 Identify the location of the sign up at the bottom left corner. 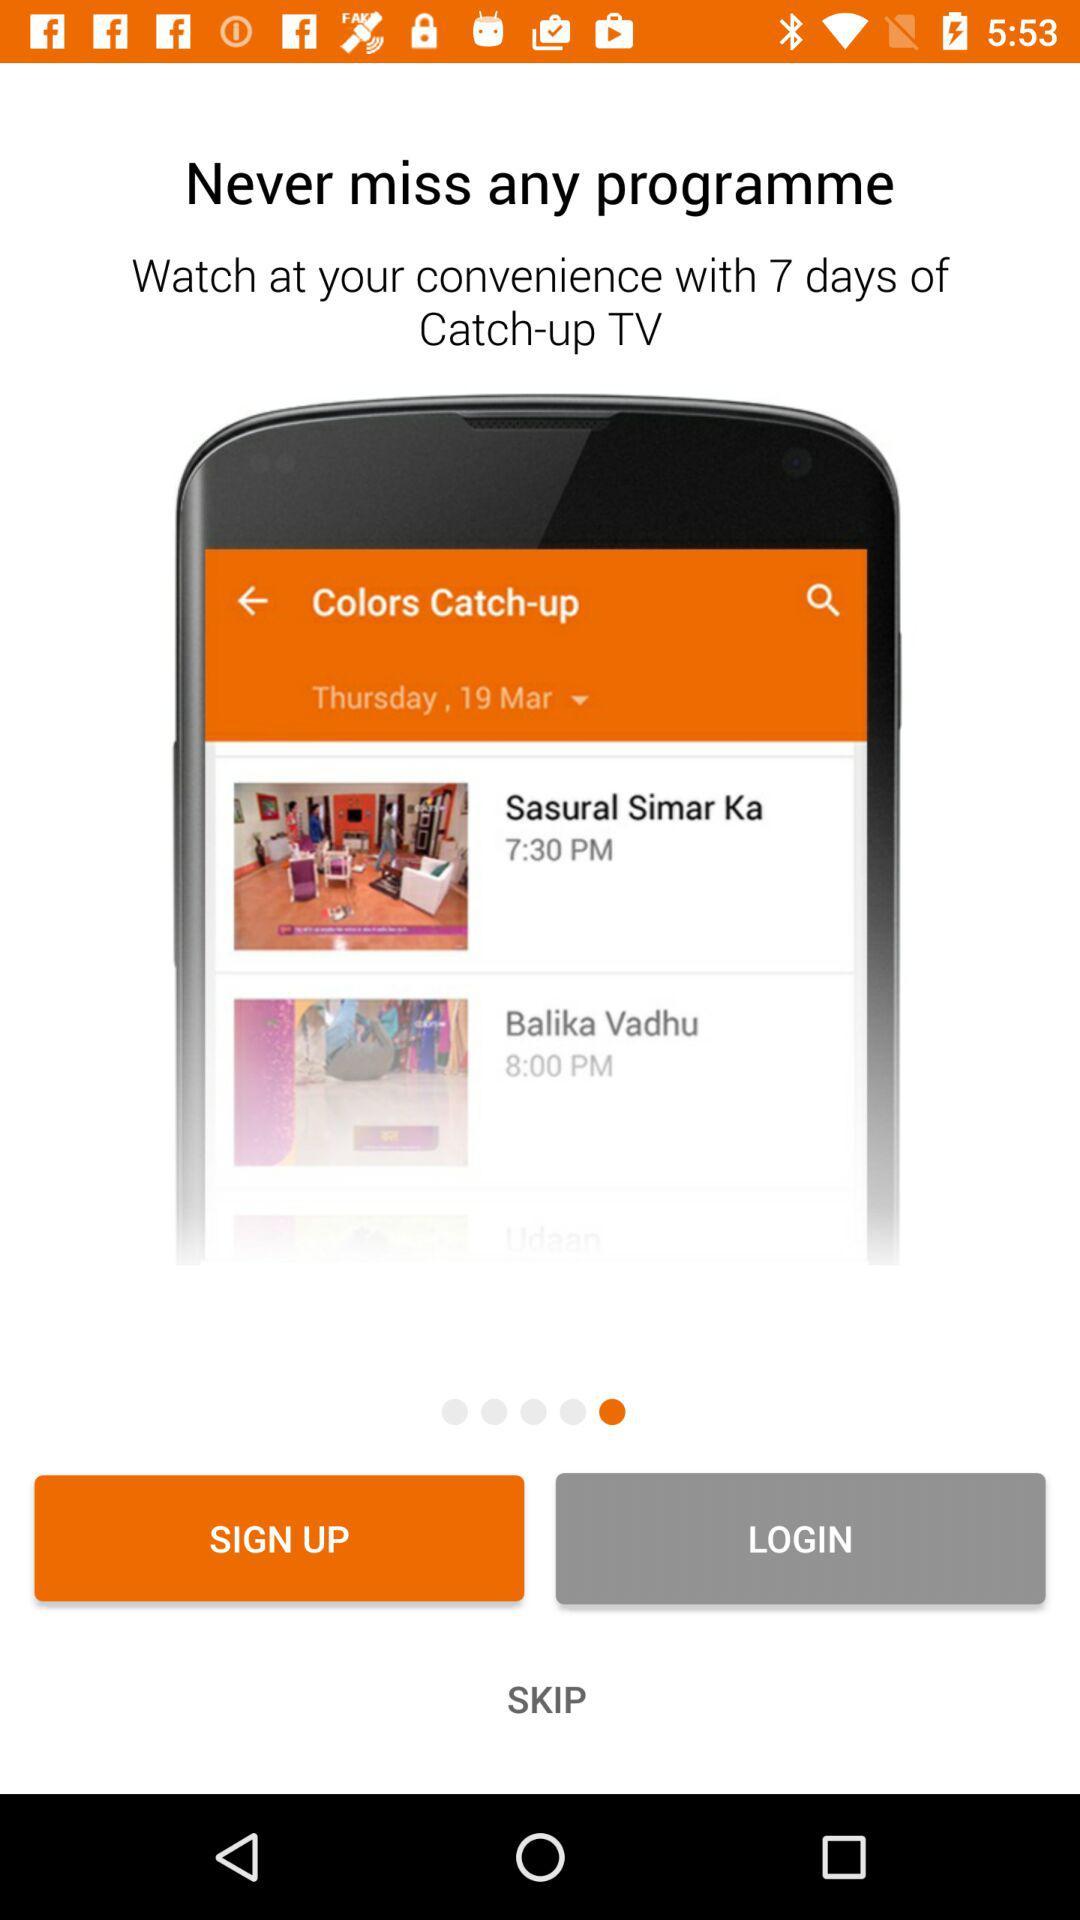
(279, 1537).